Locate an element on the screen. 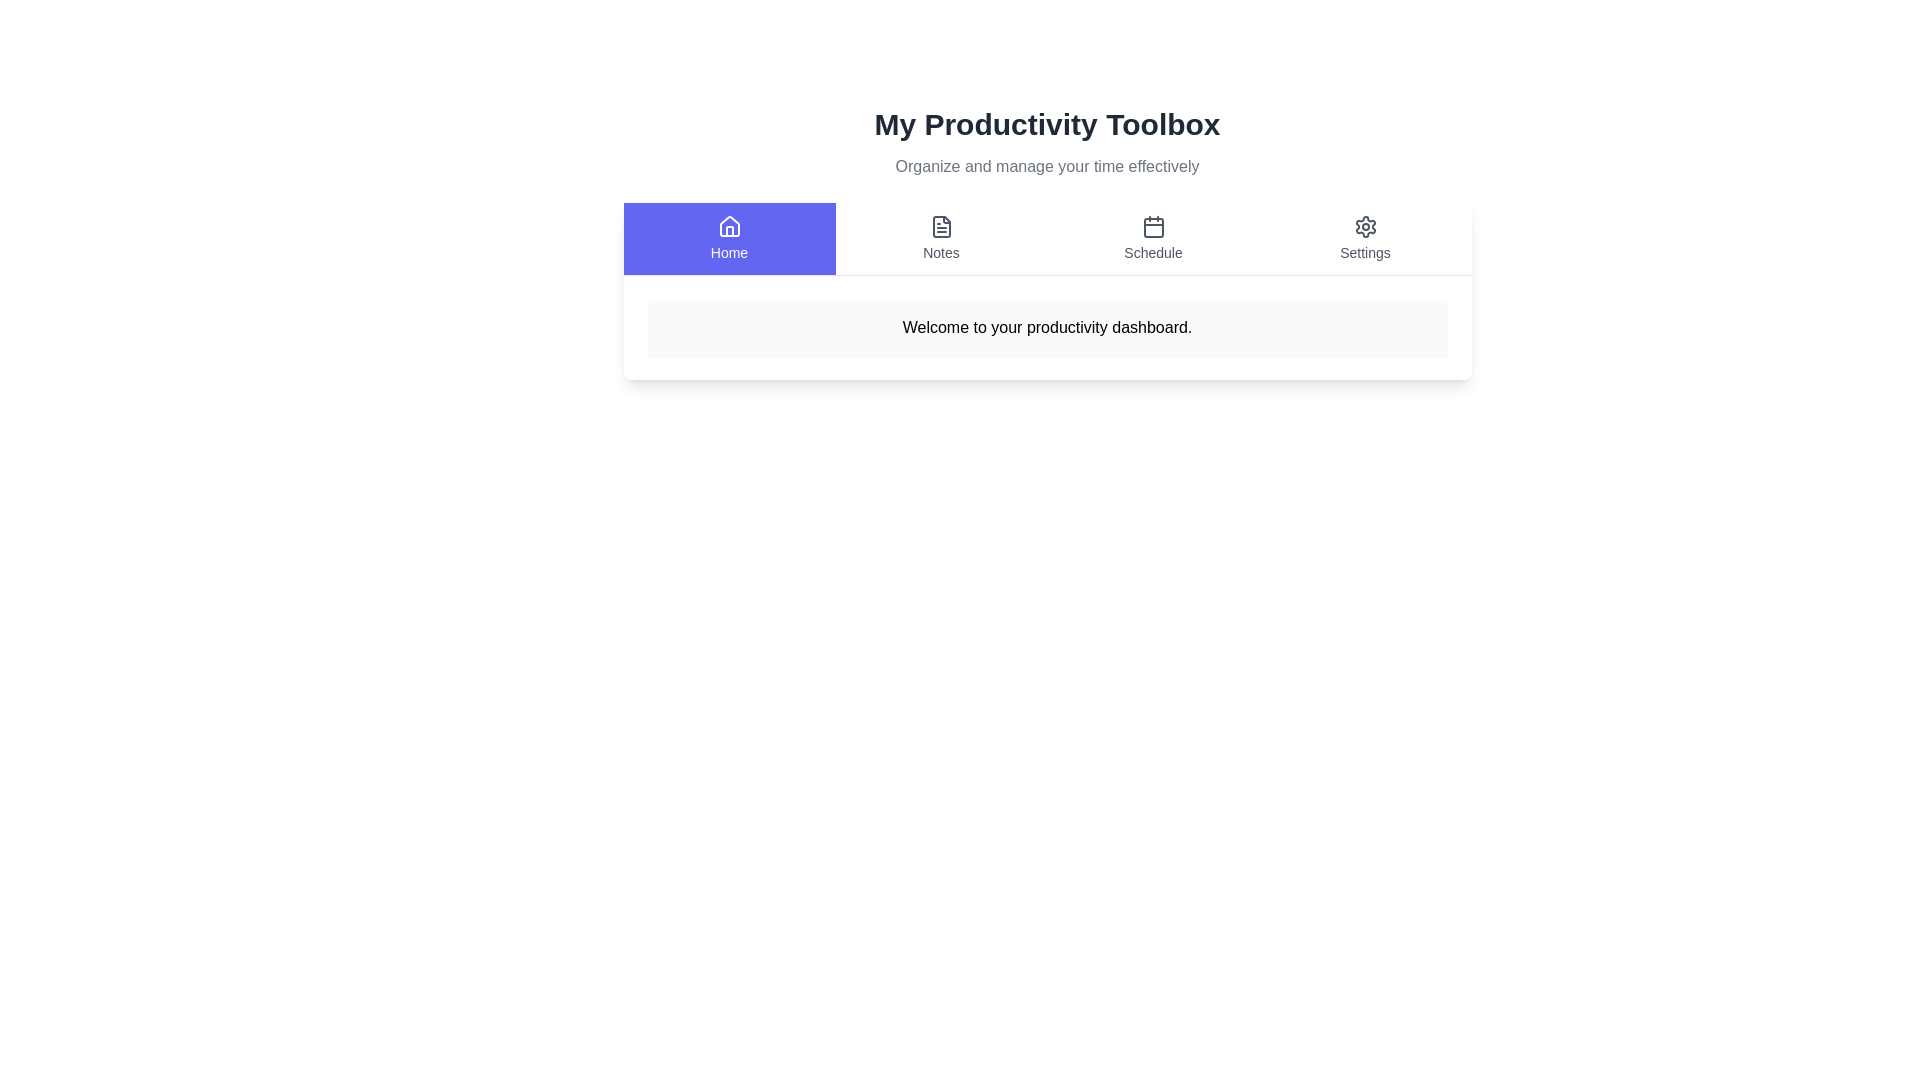 The width and height of the screenshot is (1920, 1080). the 'Home' navigation item, which is represented by a house icon and enclosed in a blue rectangle, located at the top left section of the interface under 'My Productivity Toolbox' is located at coordinates (728, 238).